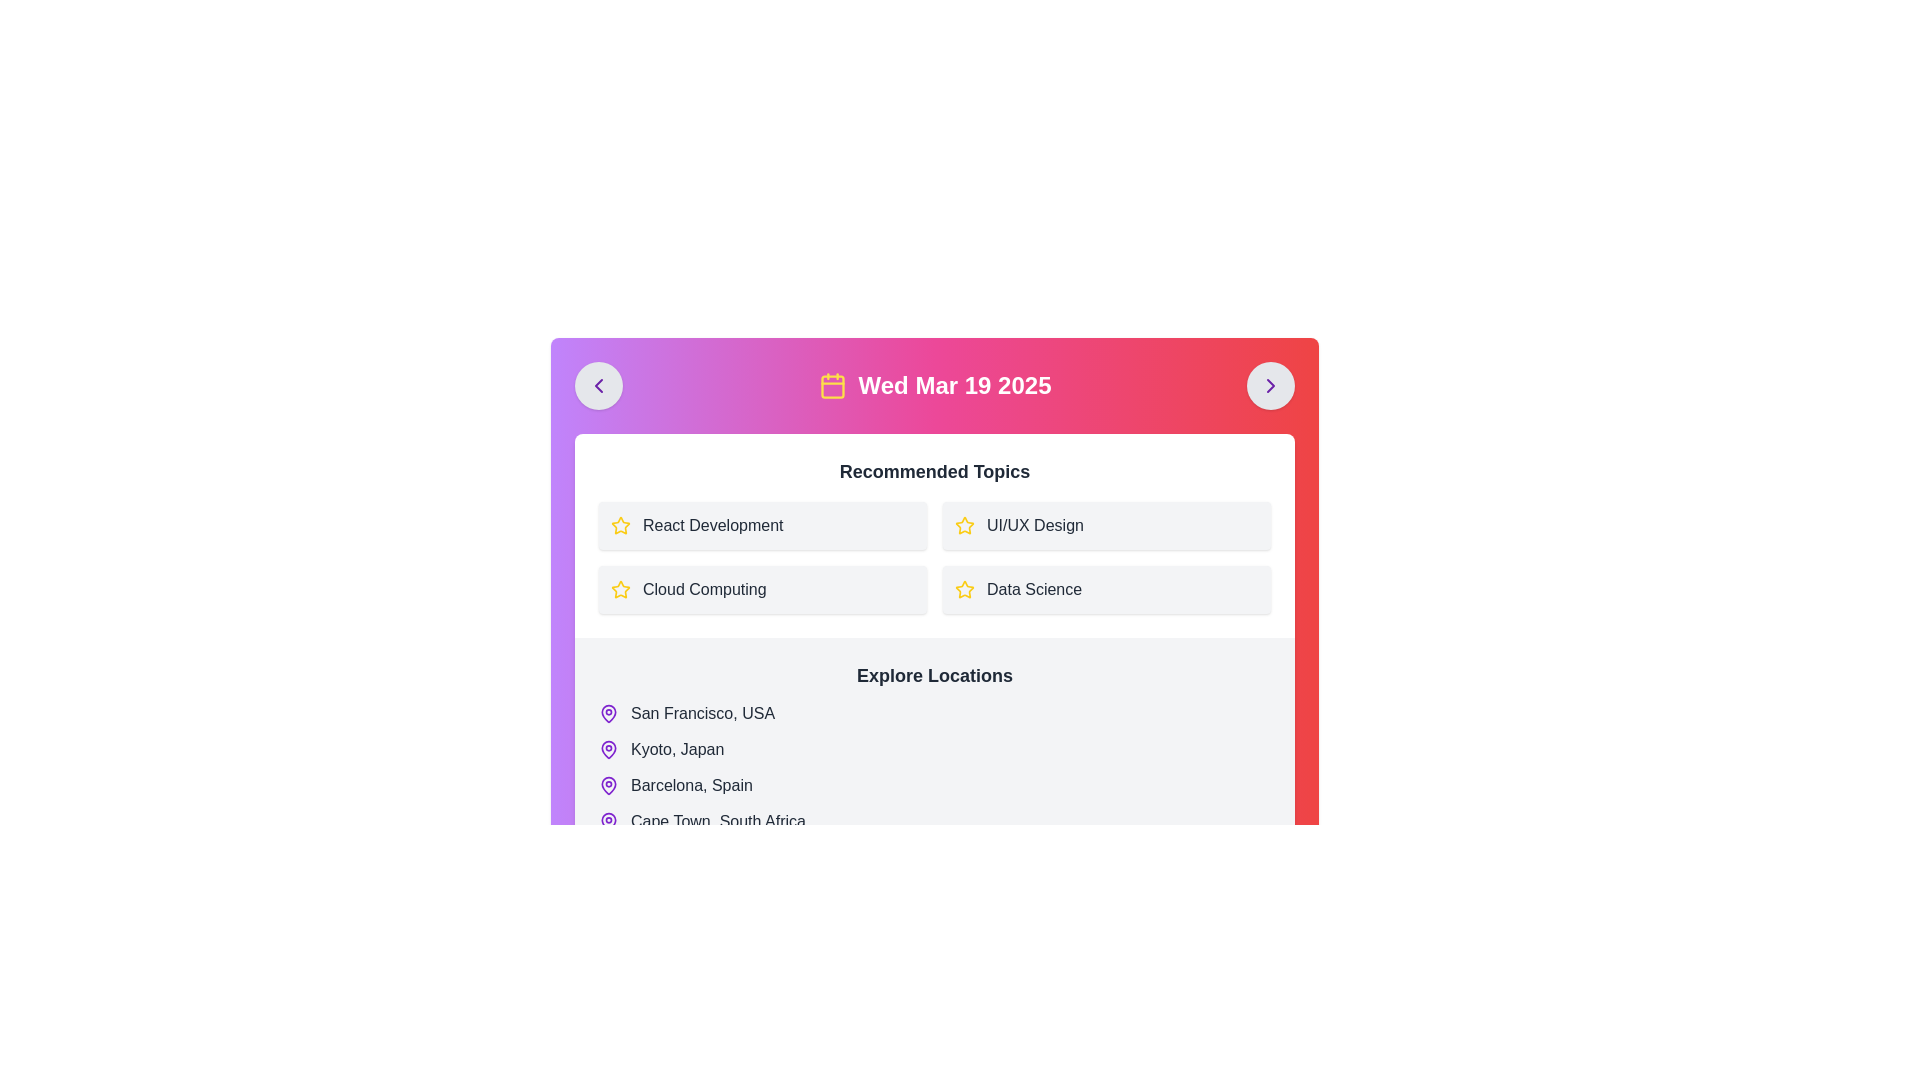  What do you see at coordinates (619, 524) in the screenshot?
I see `the star icon located in the second column of the 'Recommended Topics' section` at bounding box center [619, 524].